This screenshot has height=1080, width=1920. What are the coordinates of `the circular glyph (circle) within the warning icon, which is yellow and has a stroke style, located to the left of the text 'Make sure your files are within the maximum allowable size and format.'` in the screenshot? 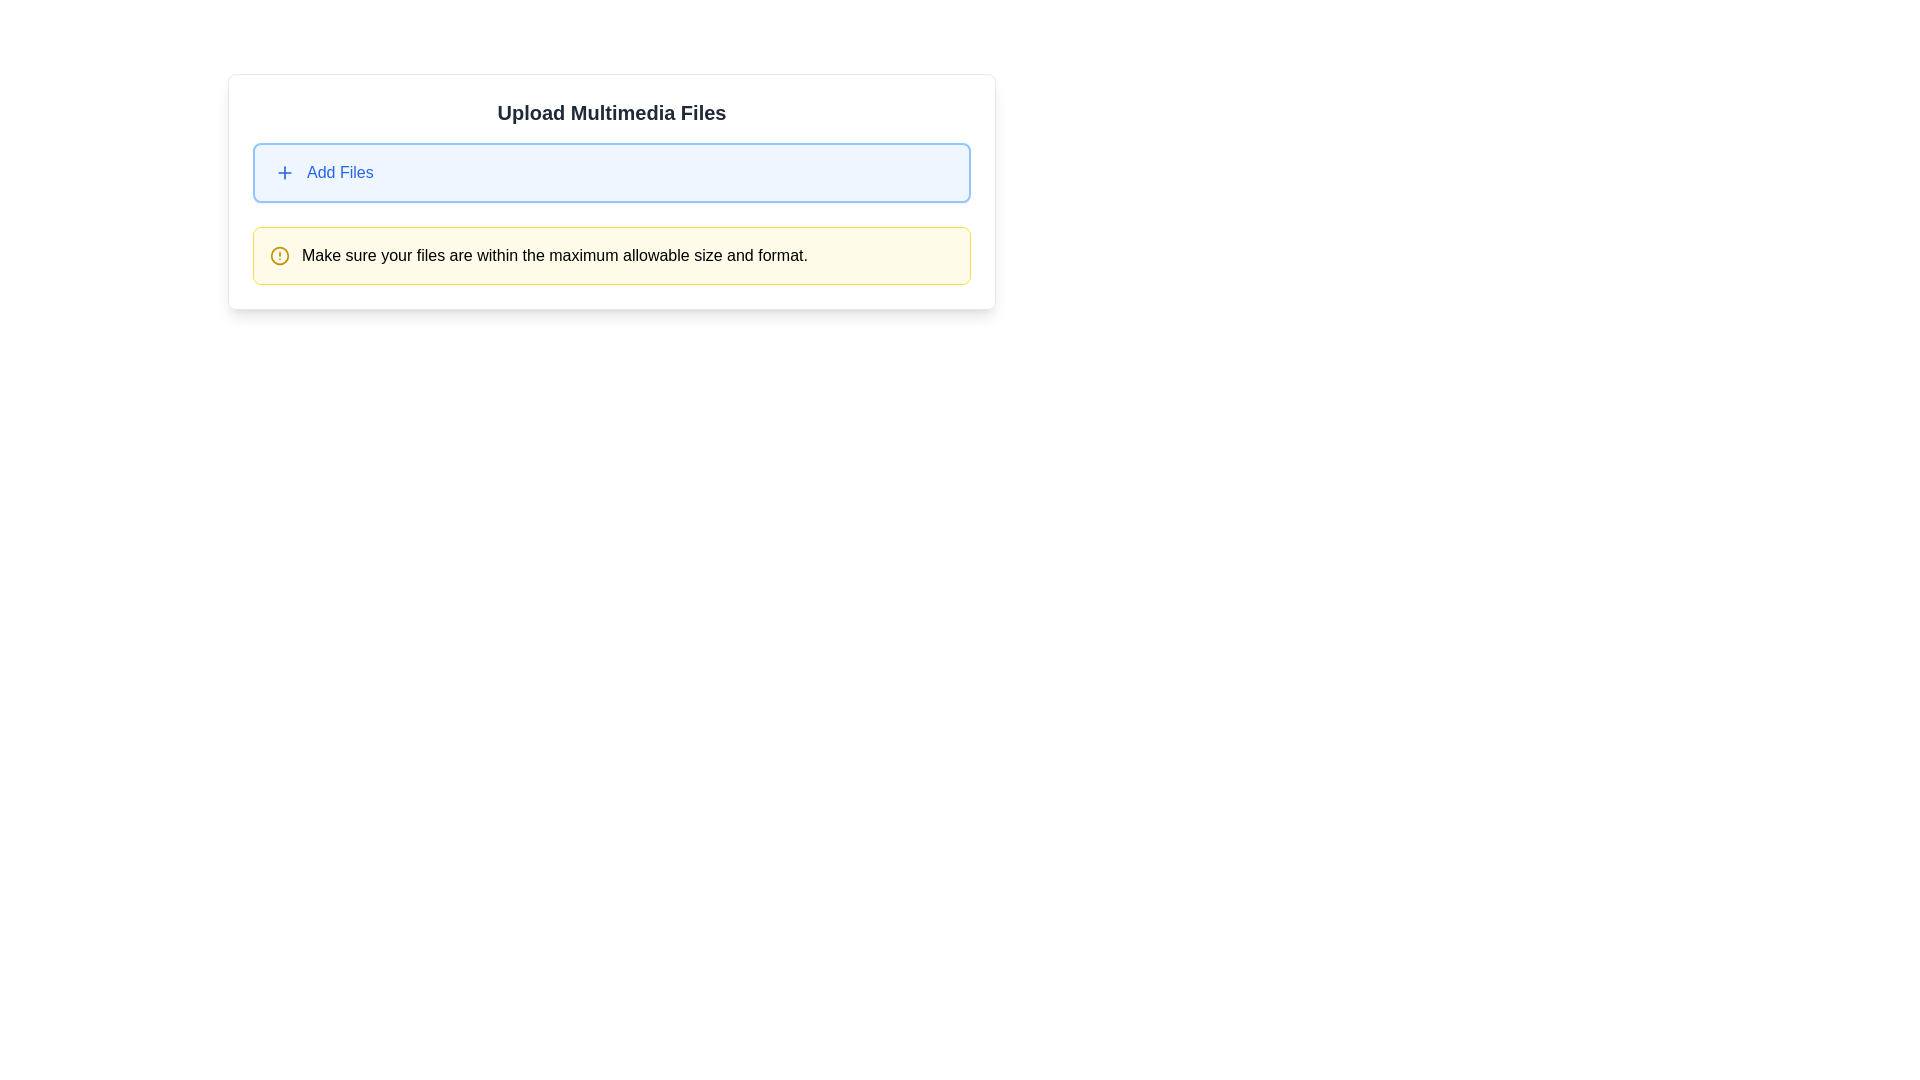 It's located at (278, 254).